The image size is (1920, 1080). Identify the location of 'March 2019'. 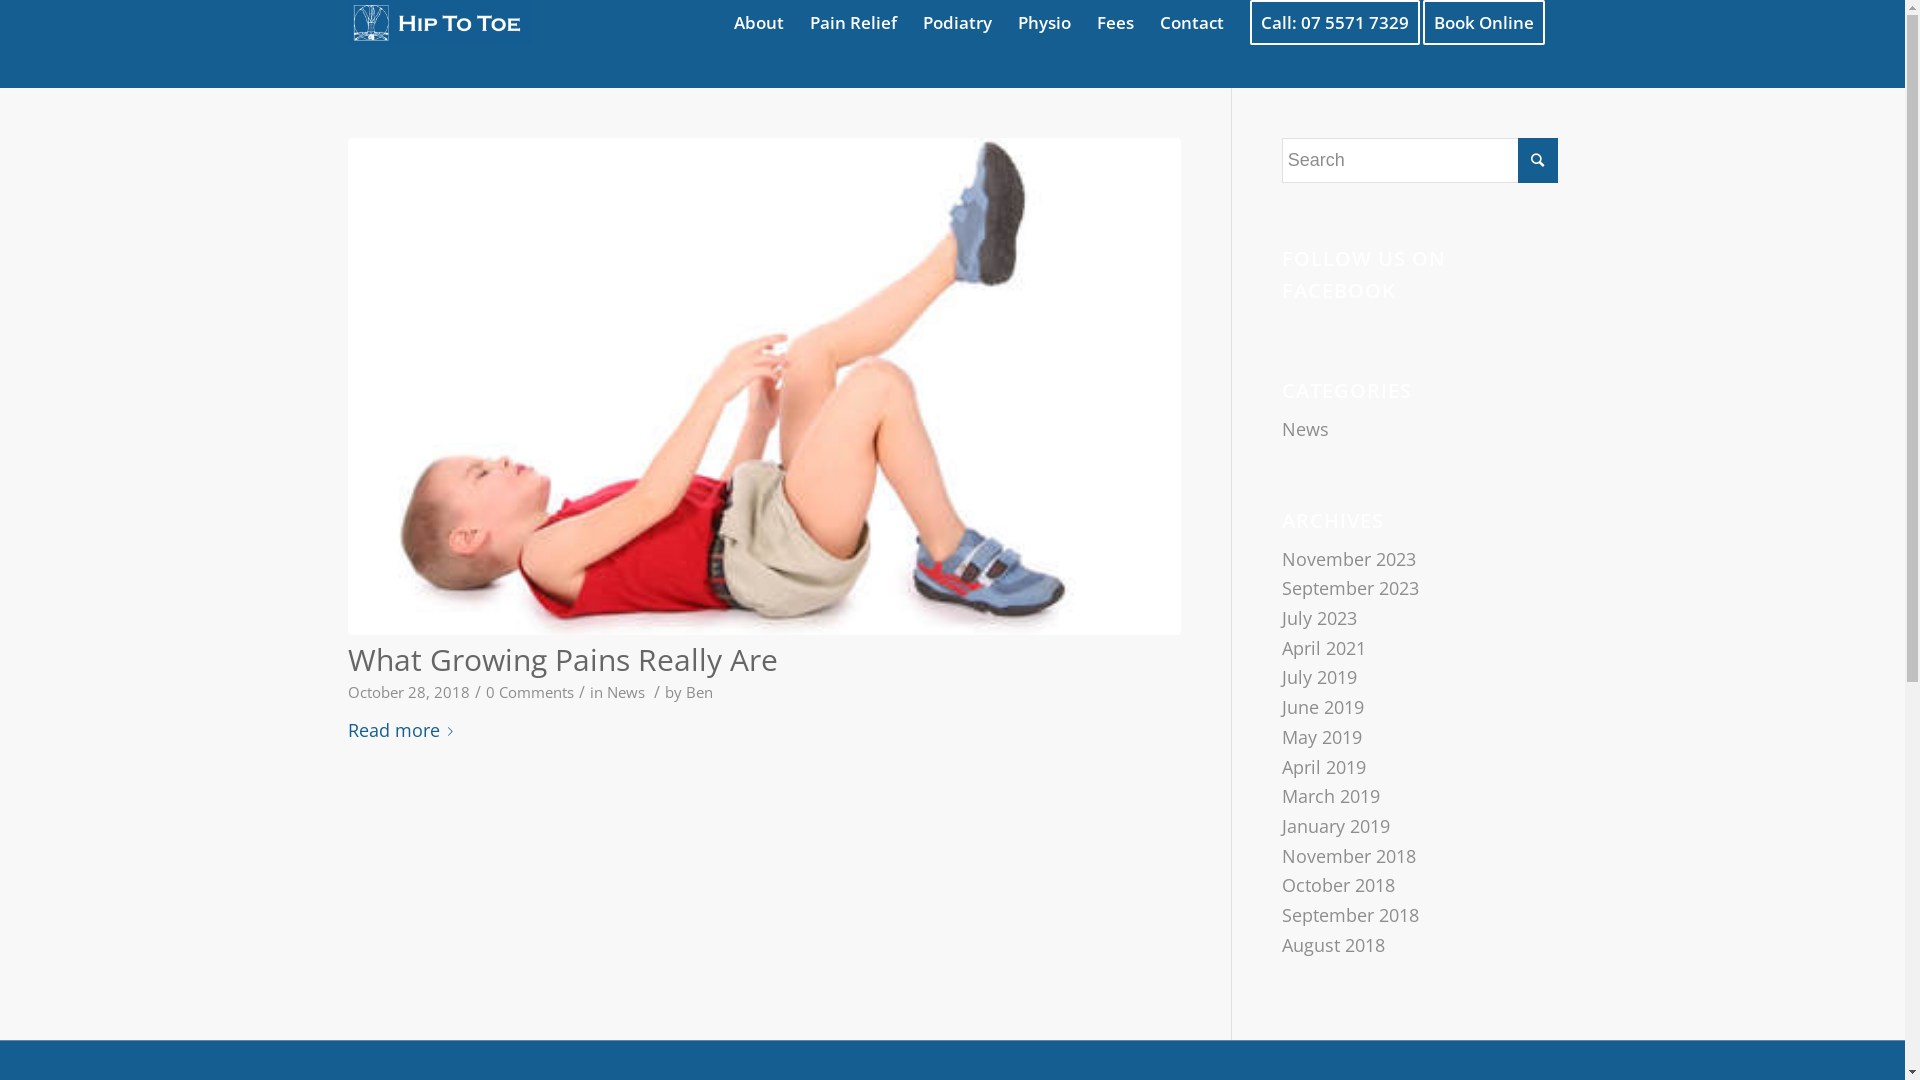
(1330, 794).